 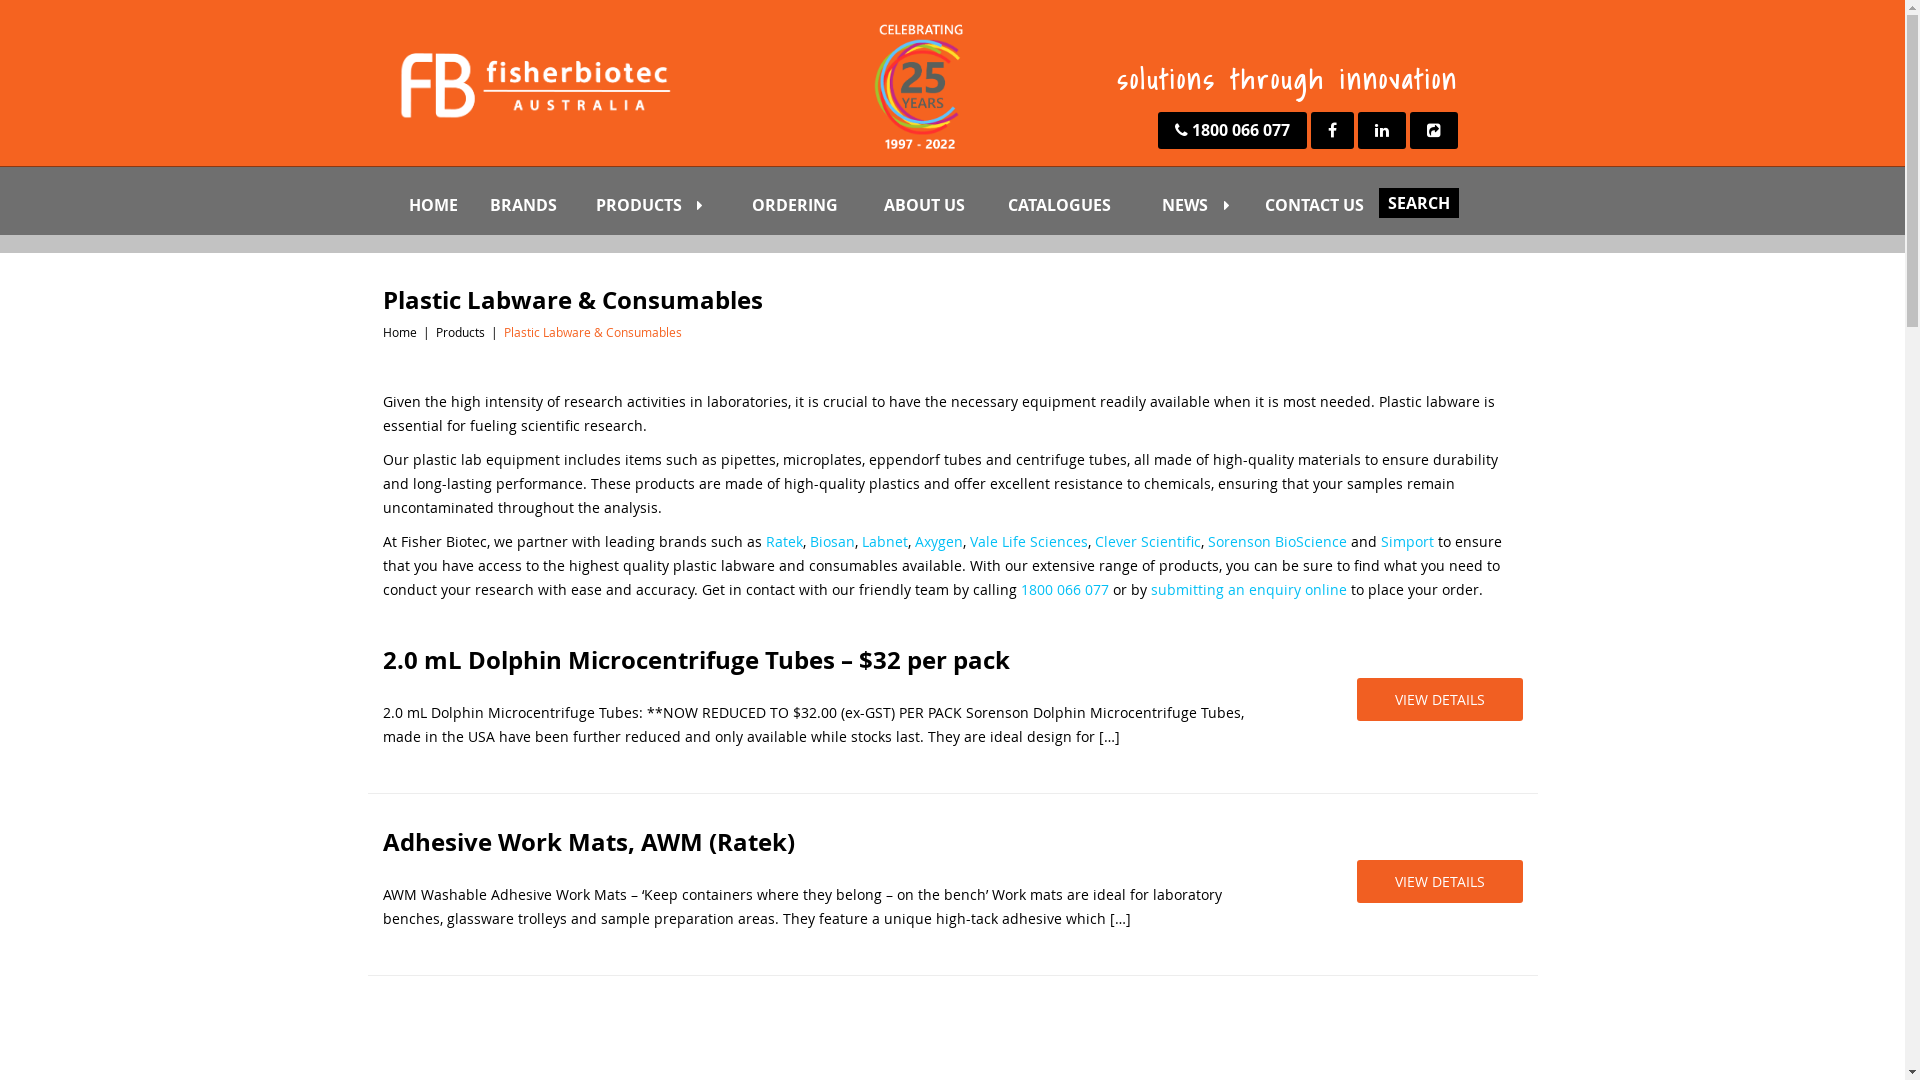 I want to click on 'Ratek', so click(x=783, y=541).